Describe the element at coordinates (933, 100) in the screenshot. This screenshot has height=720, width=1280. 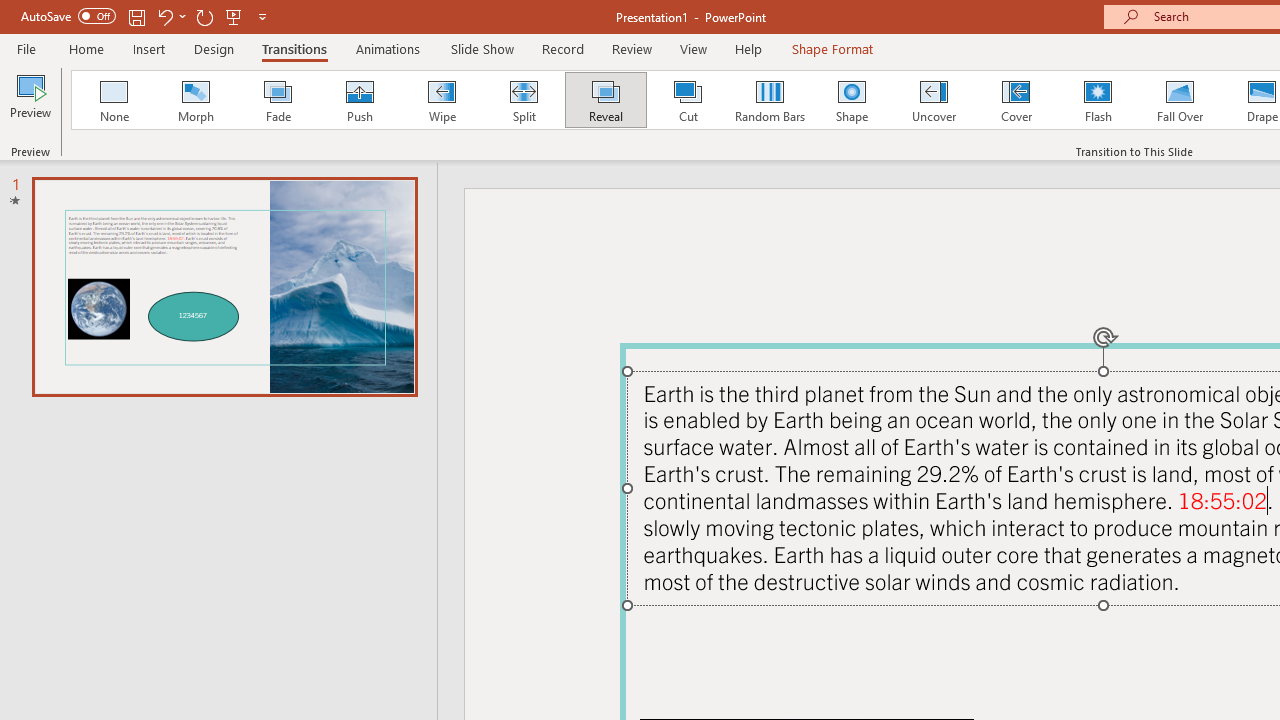
I see `'Uncover'` at that location.